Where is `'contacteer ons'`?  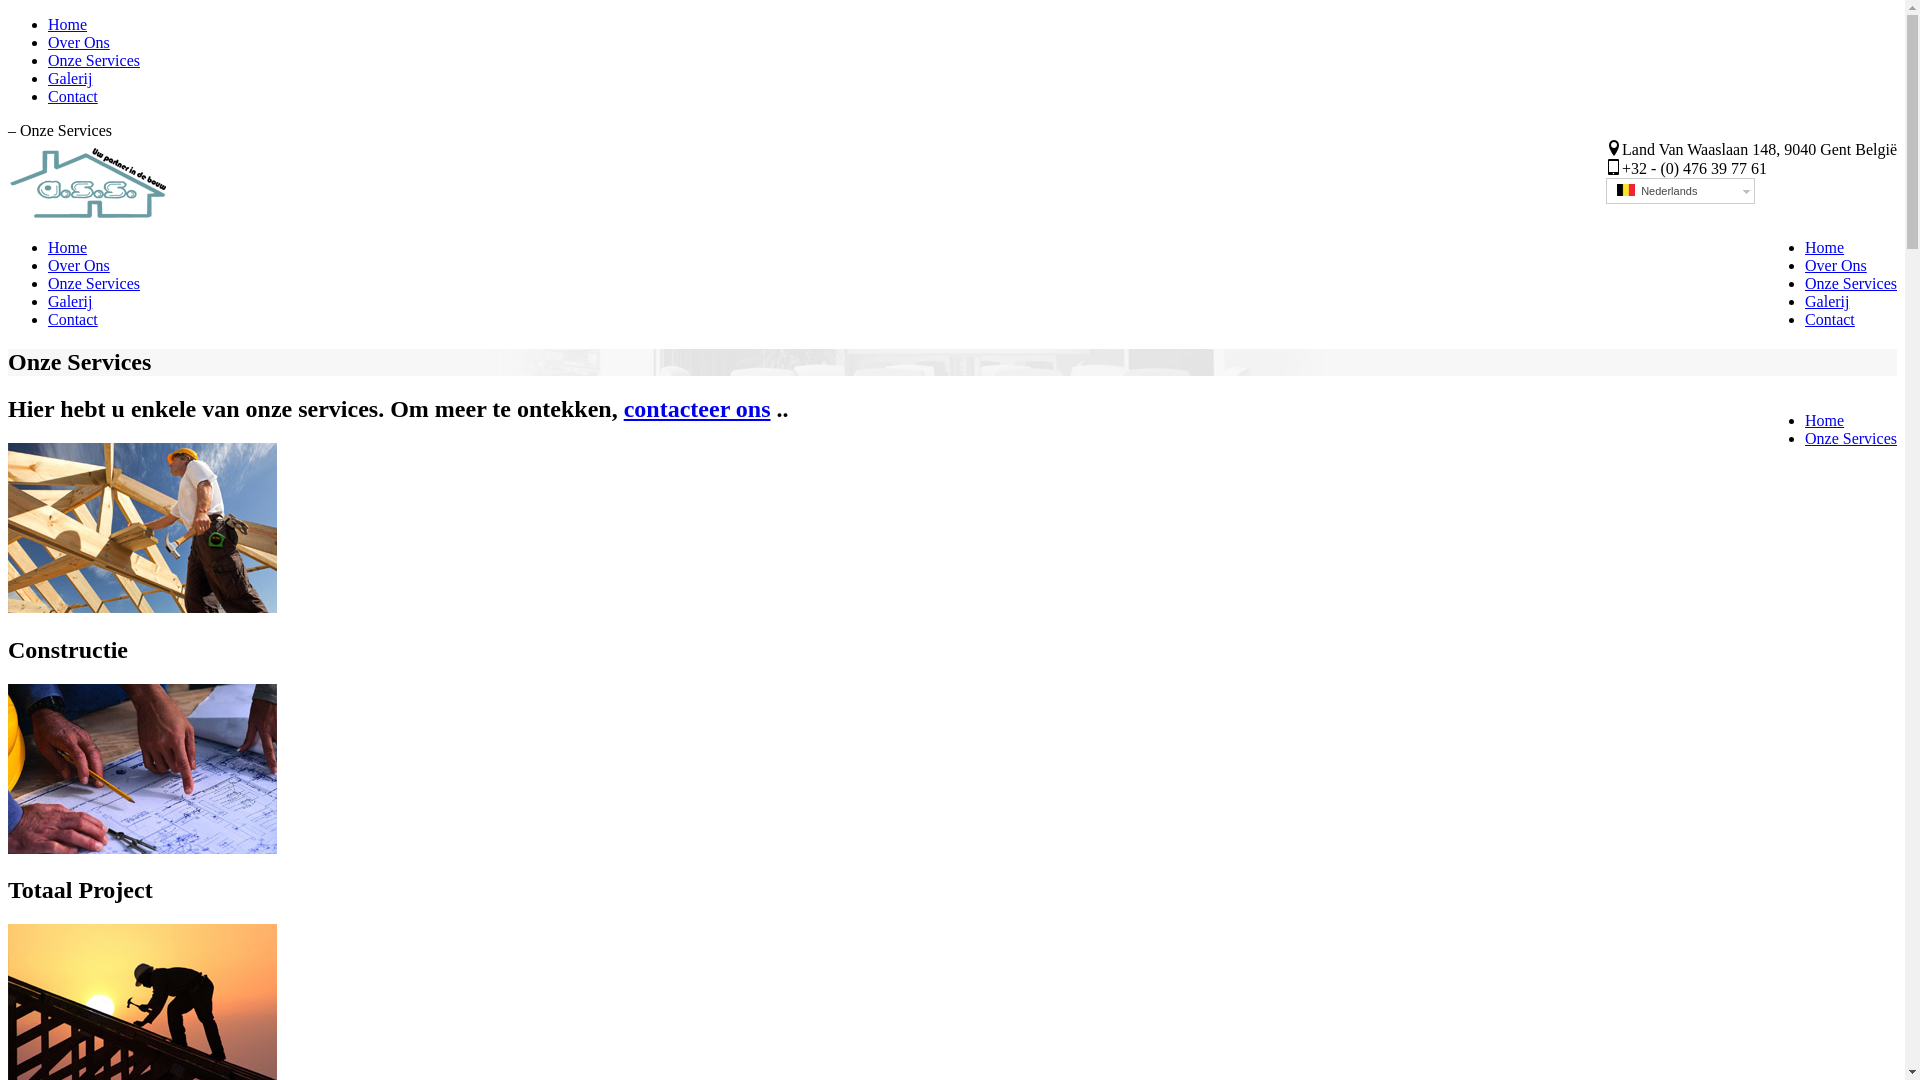
'contacteer ons' is located at coordinates (697, 407).